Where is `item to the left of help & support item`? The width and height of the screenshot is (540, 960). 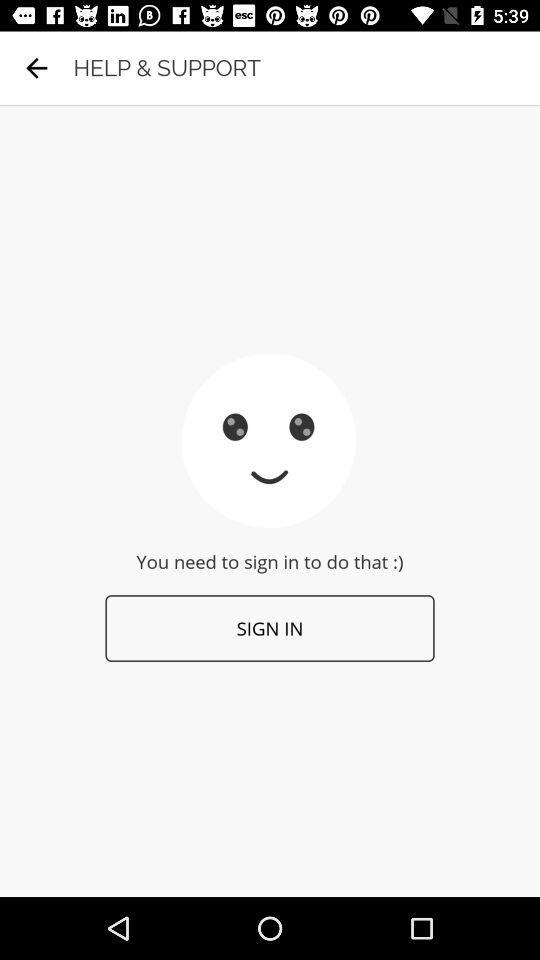
item to the left of help & support item is located at coordinates (36, 68).